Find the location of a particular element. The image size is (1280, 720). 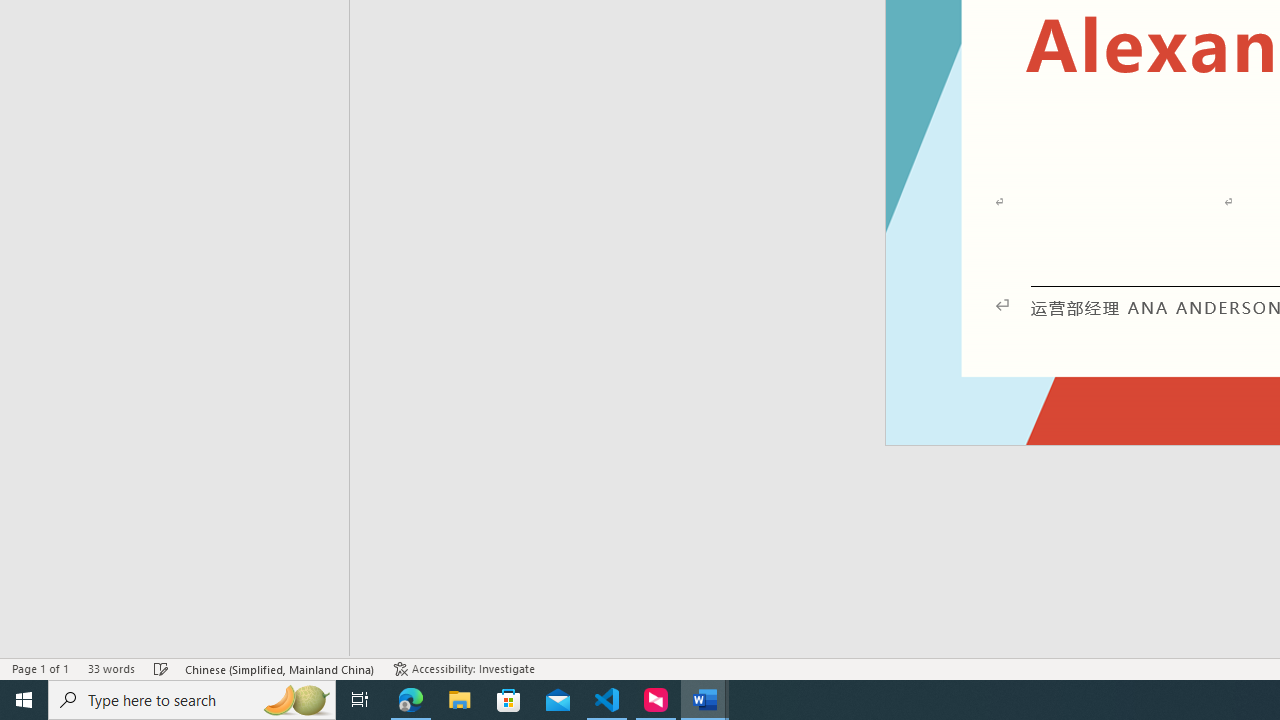

'Language Chinese (Simplified, Mainland China)' is located at coordinates (279, 669).